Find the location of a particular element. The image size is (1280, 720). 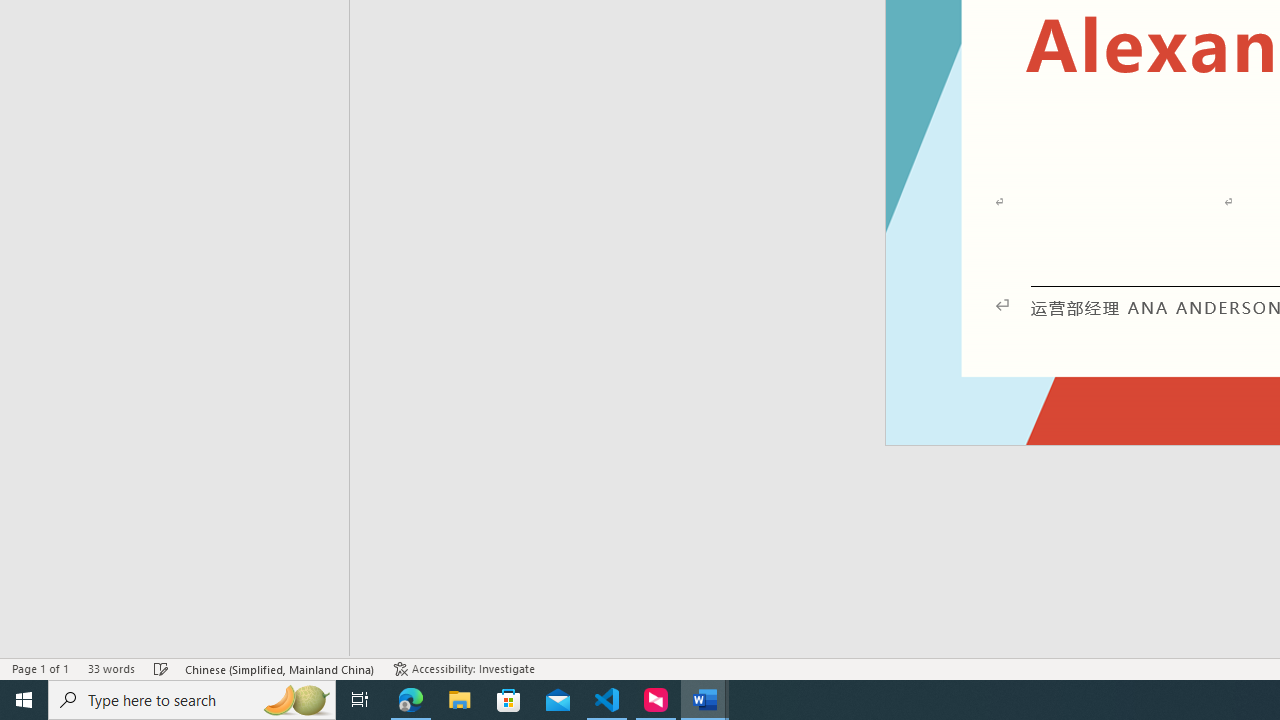

'Language Chinese (Simplified, Mainland China)' is located at coordinates (279, 669).